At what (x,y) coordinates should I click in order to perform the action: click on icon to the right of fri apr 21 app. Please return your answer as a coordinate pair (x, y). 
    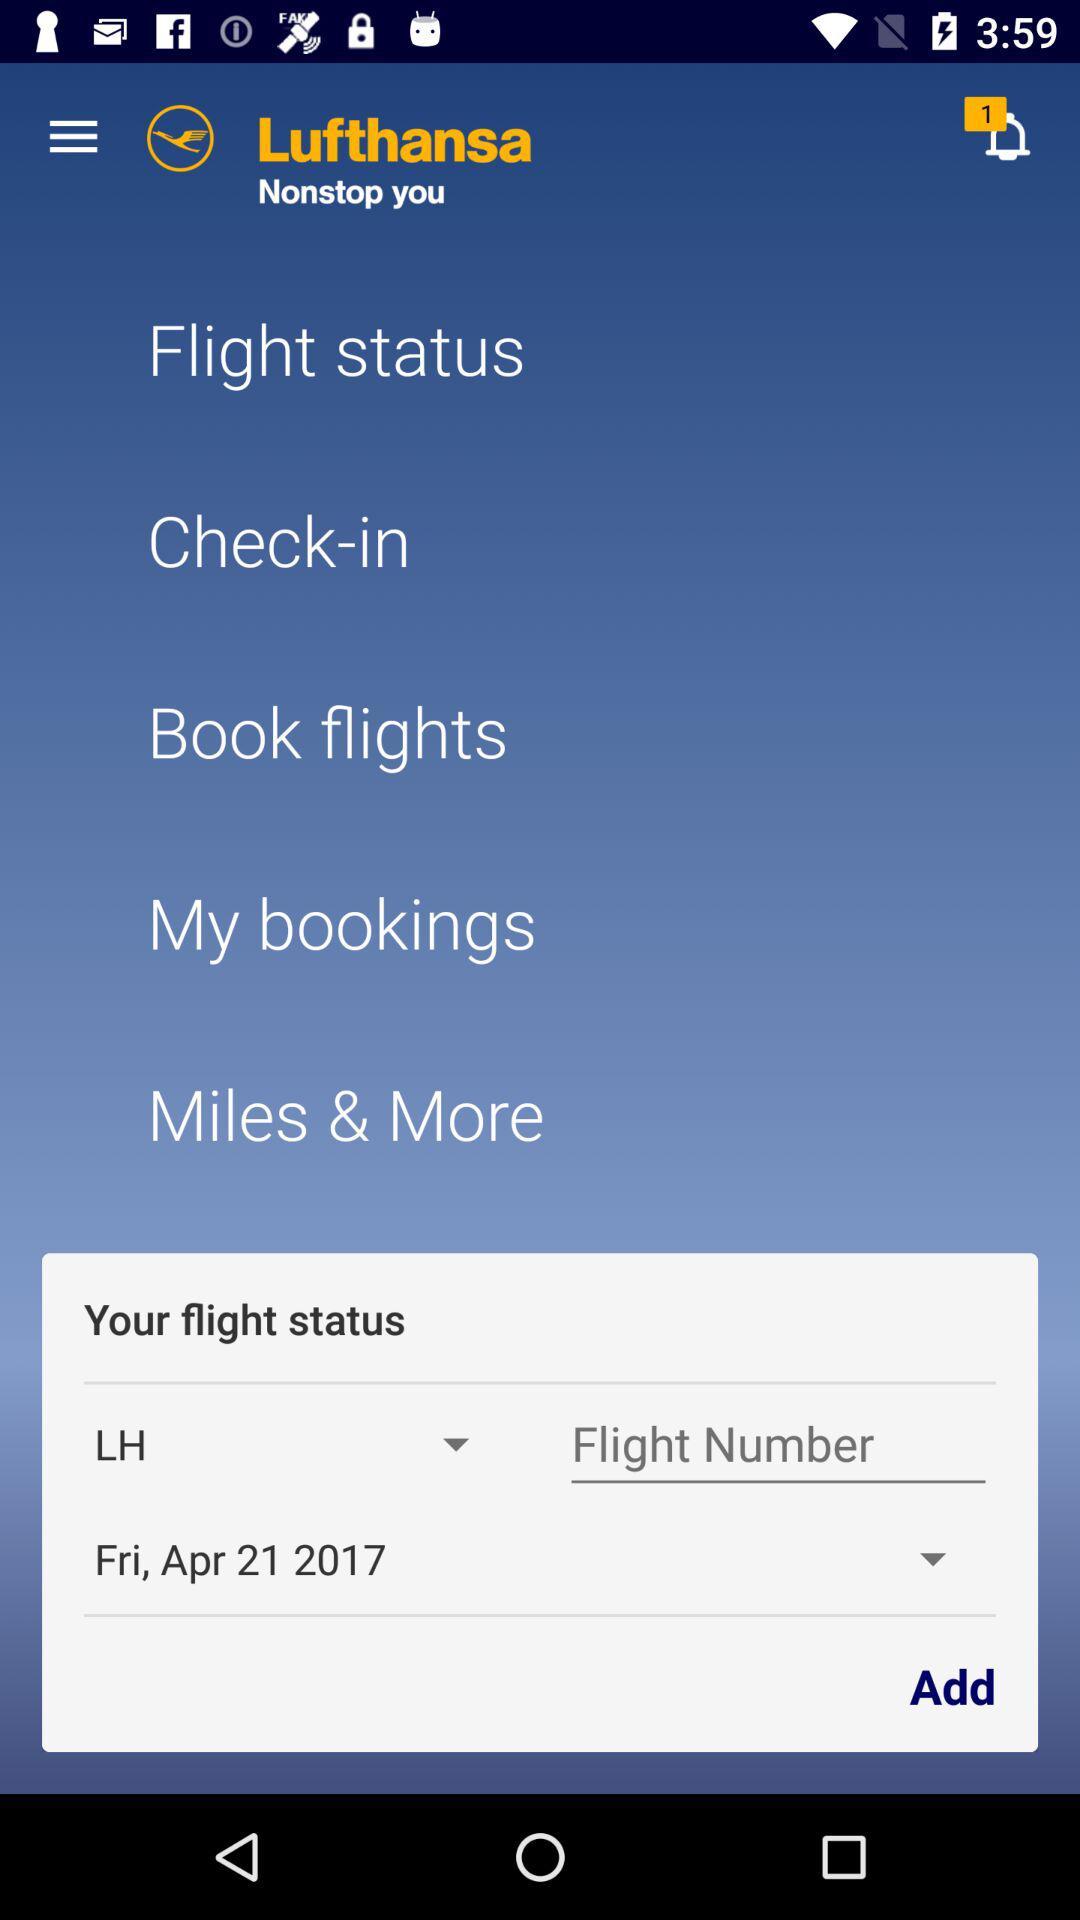
    Looking at the image, I should click on (951, 1683).